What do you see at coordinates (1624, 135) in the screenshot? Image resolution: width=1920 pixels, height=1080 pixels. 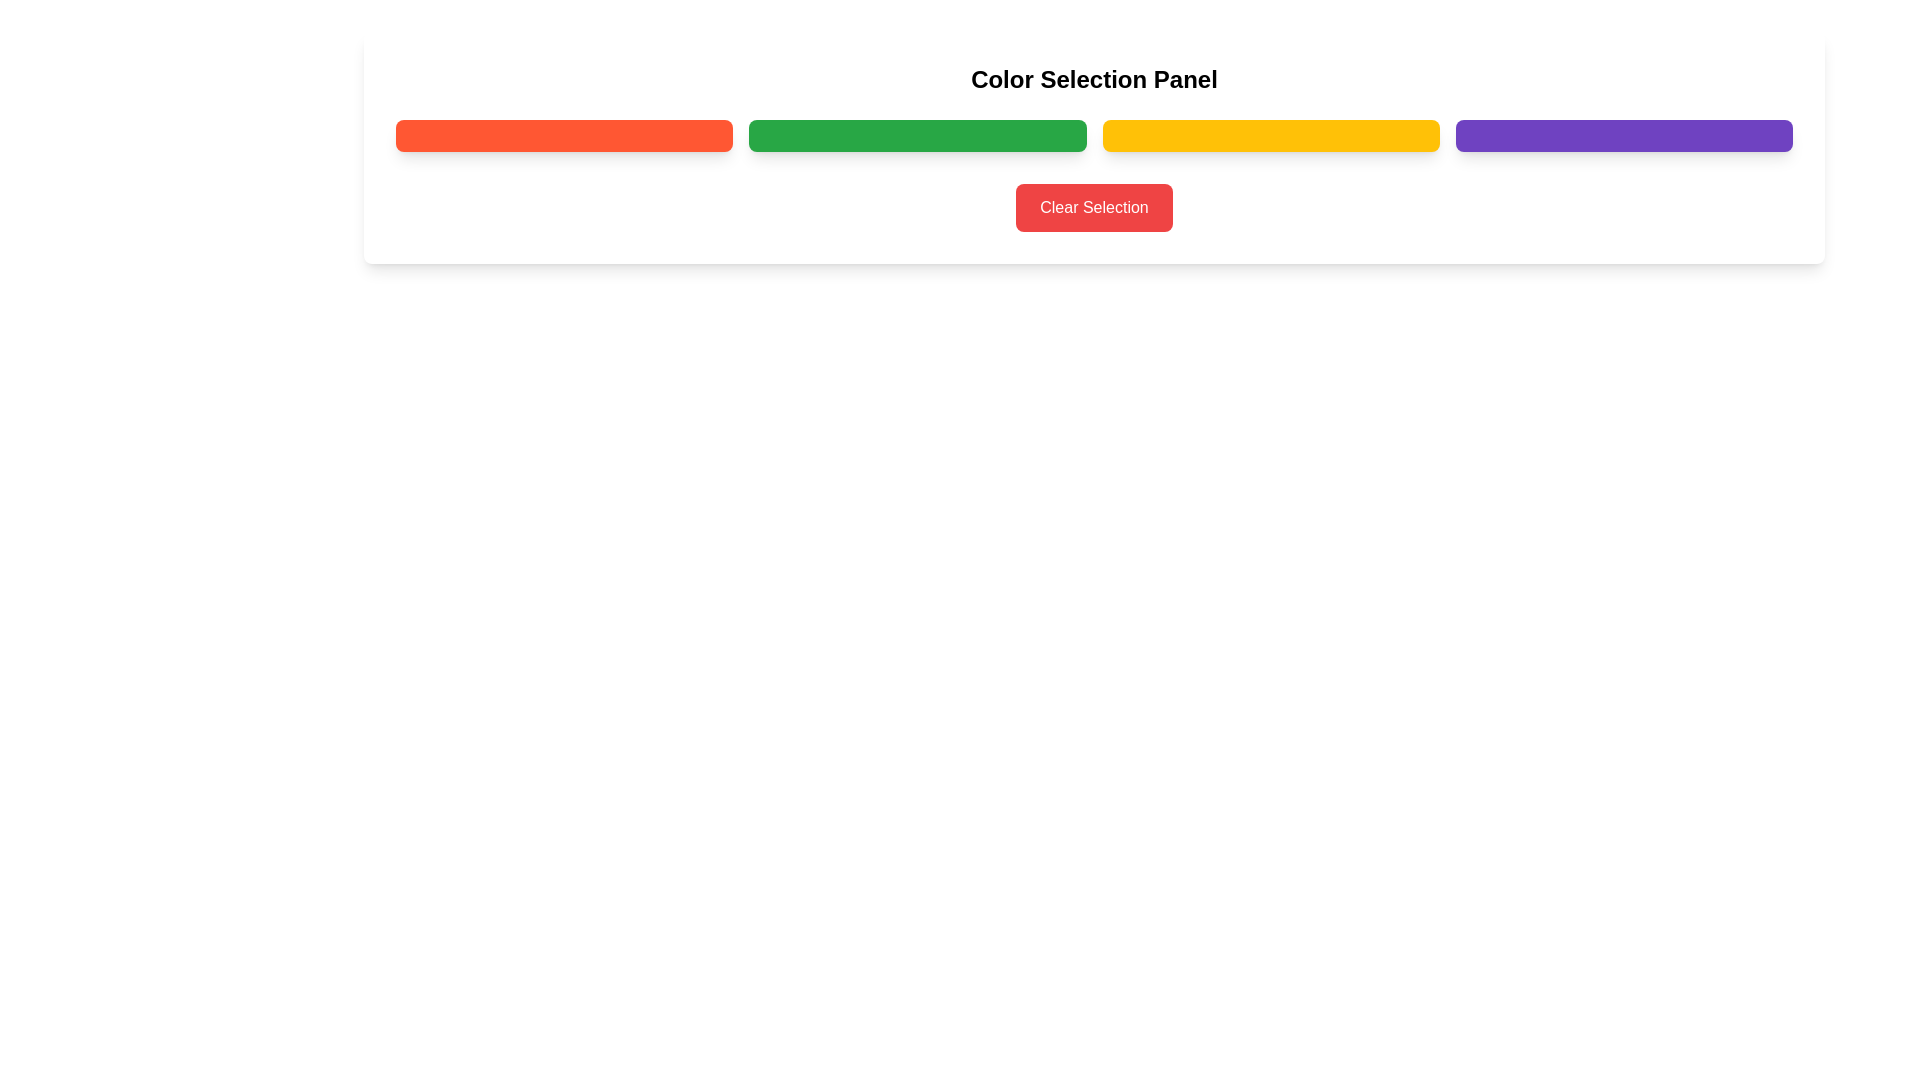 I see `the fourth selectable color block in the row of four colorful rectangular blocks` at bounding box center [1624, 135].